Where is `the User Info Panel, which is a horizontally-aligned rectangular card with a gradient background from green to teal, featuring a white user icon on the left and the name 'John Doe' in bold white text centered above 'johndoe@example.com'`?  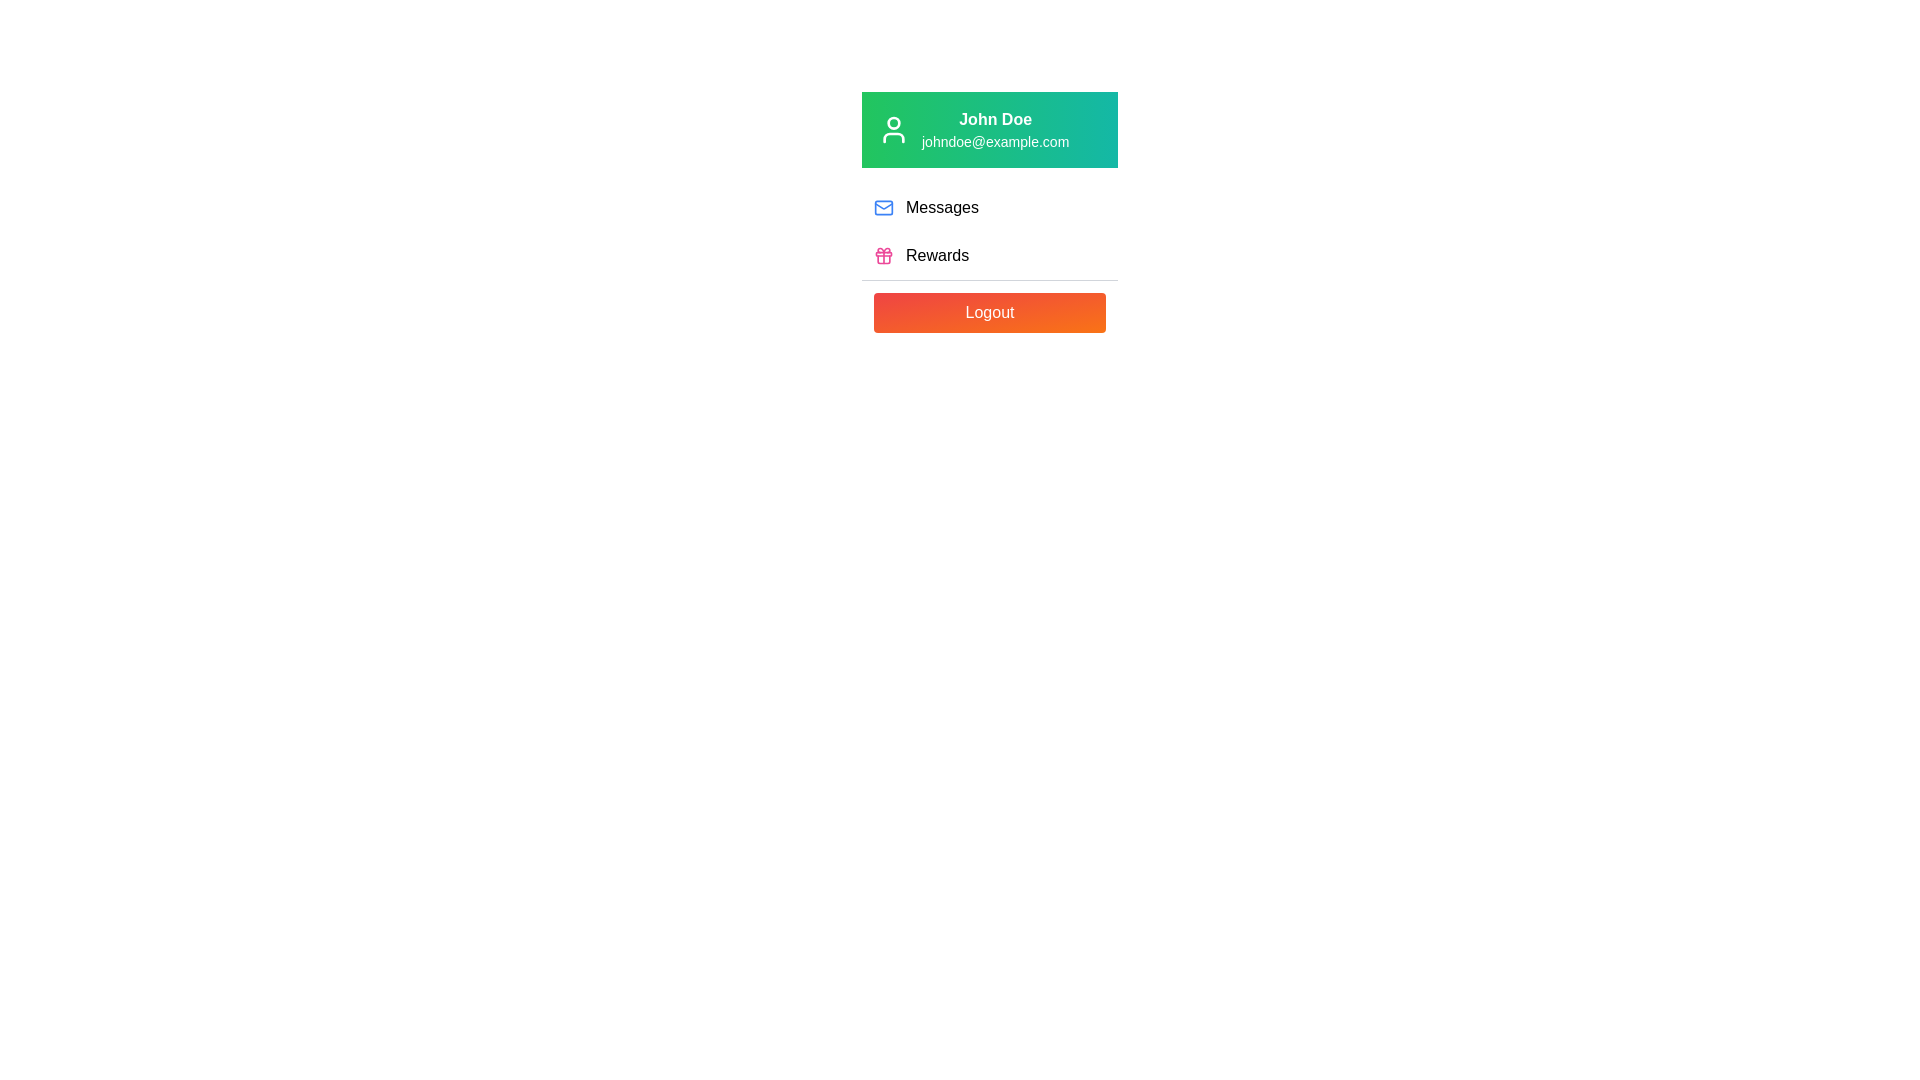
the User Info Panel, which is a horizontally-aligned rectangular card with a gradient background from green to teal, featuring a white user icon on the left and the name 'John Doe' in bold white text centered above 'johndoe@example.com' is located at coordinates (989, 130).